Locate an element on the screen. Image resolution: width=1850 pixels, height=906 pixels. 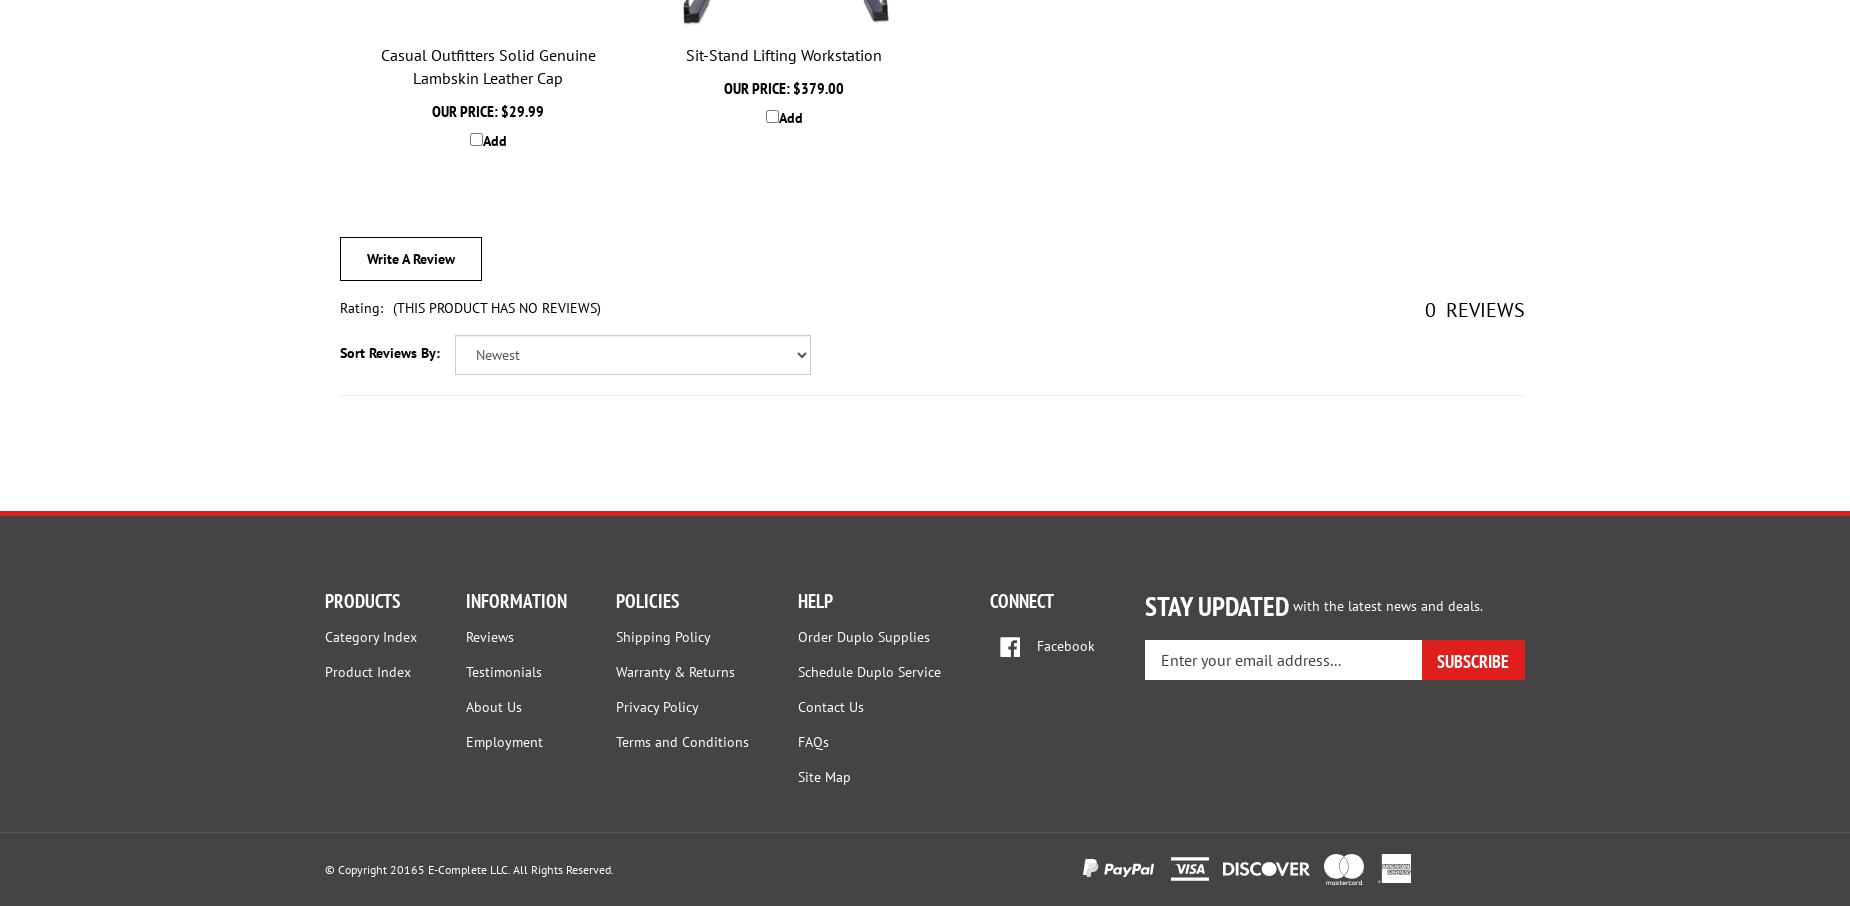
'PRODUCTS' is located at coordinates (361, 600).